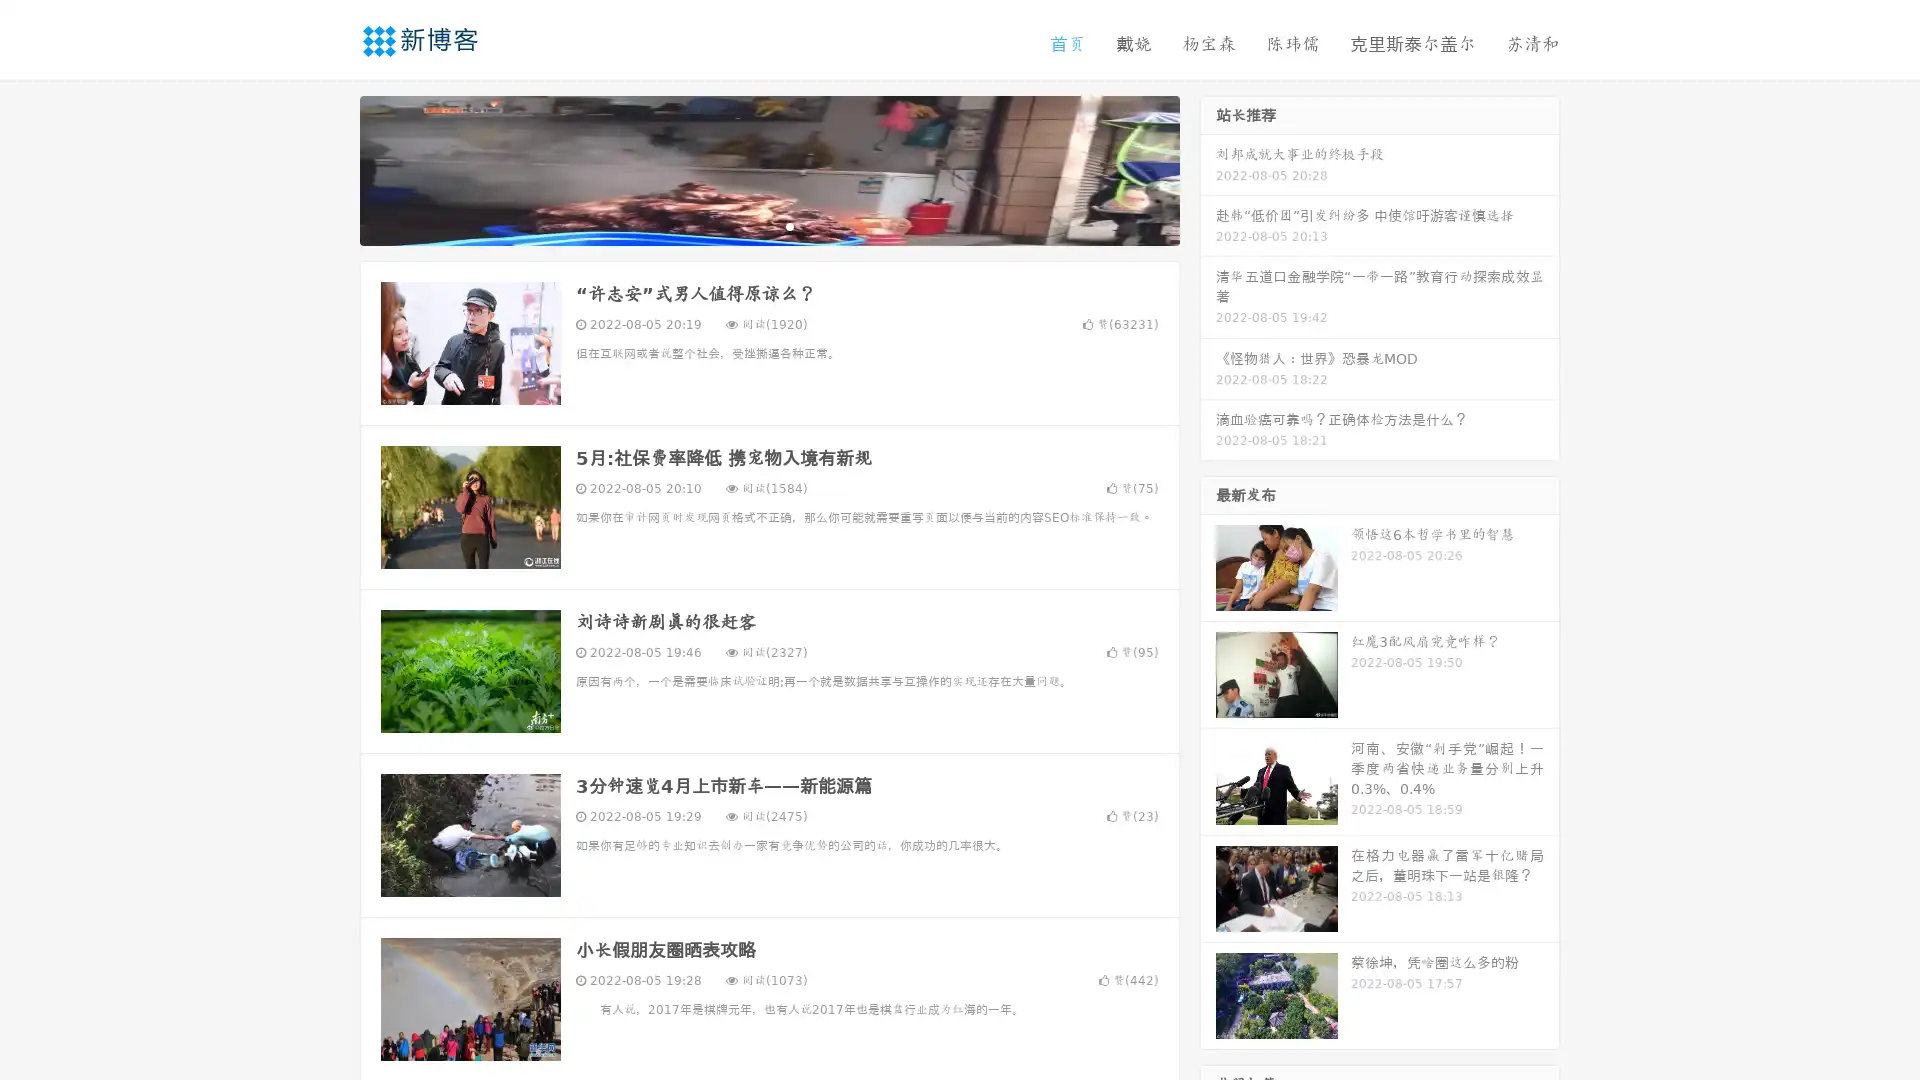 The width and height of the screenshot is (1920, 1080). What do you see at coordinates (748, 225) in the screenshot?
I see `Go to slide 1` at bounding box center [748, 225].